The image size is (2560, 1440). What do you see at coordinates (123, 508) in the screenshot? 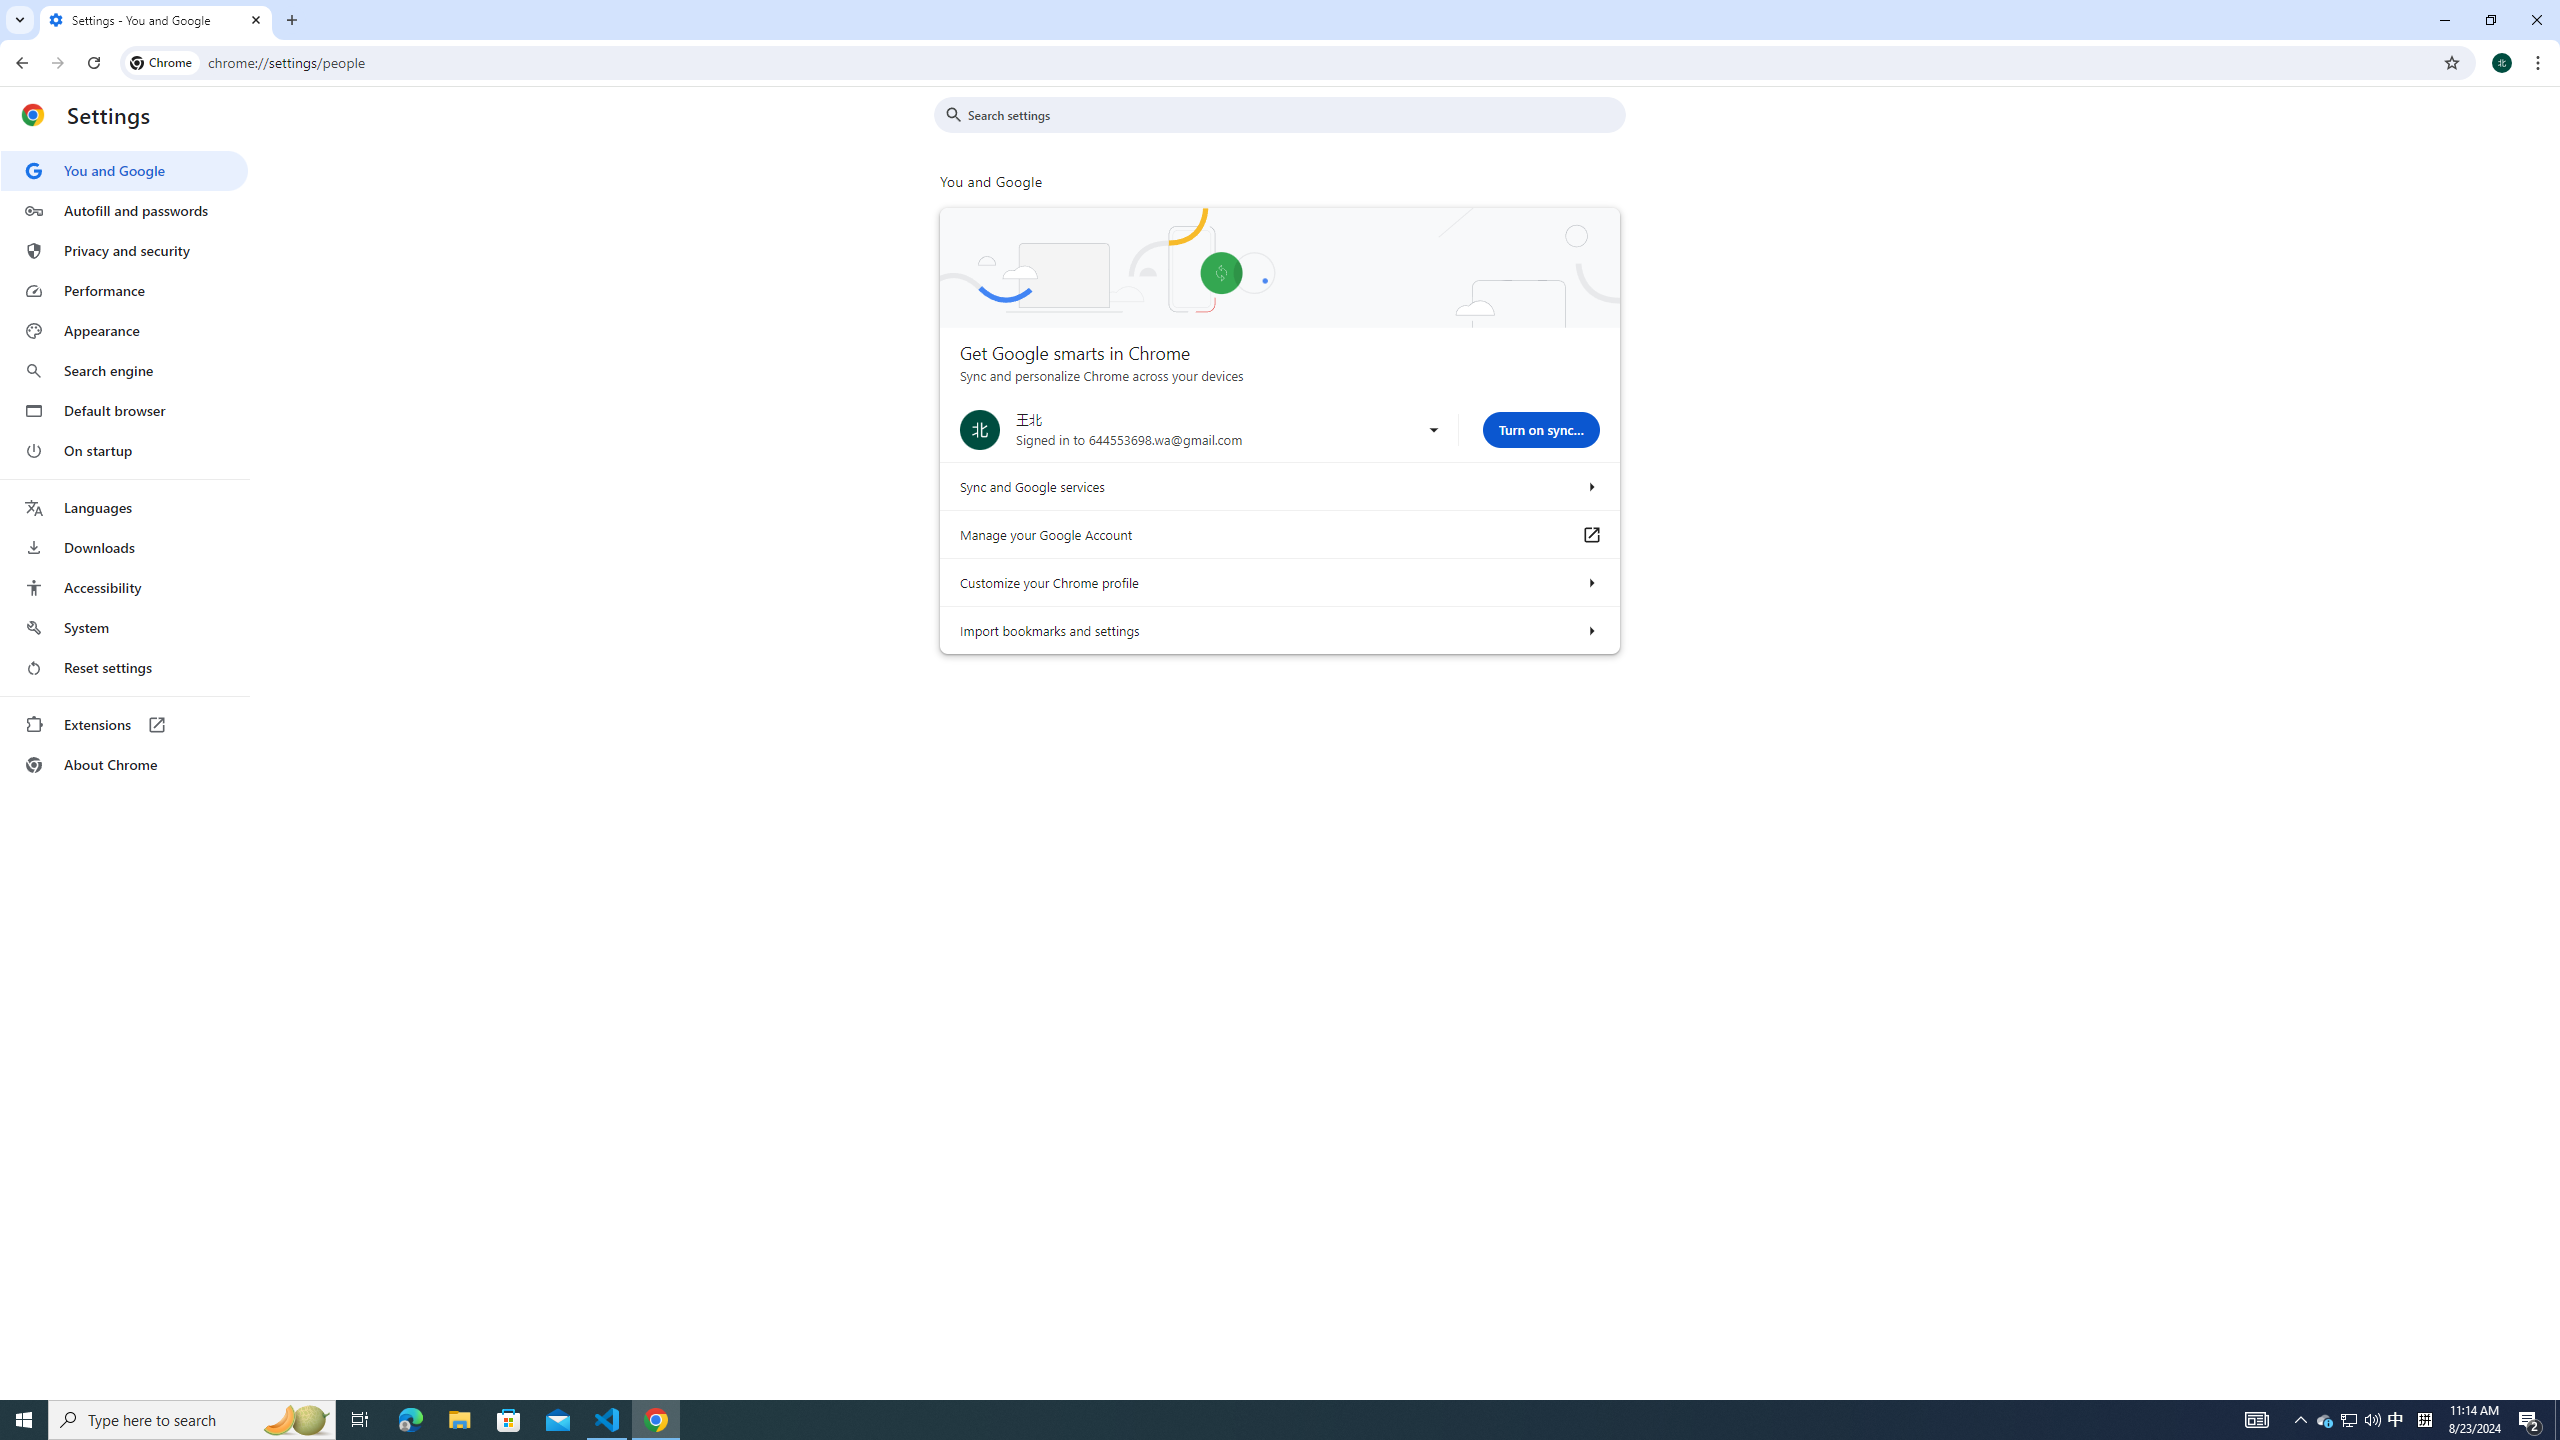
I see `'Languages'` at bounding box center [123, 508].